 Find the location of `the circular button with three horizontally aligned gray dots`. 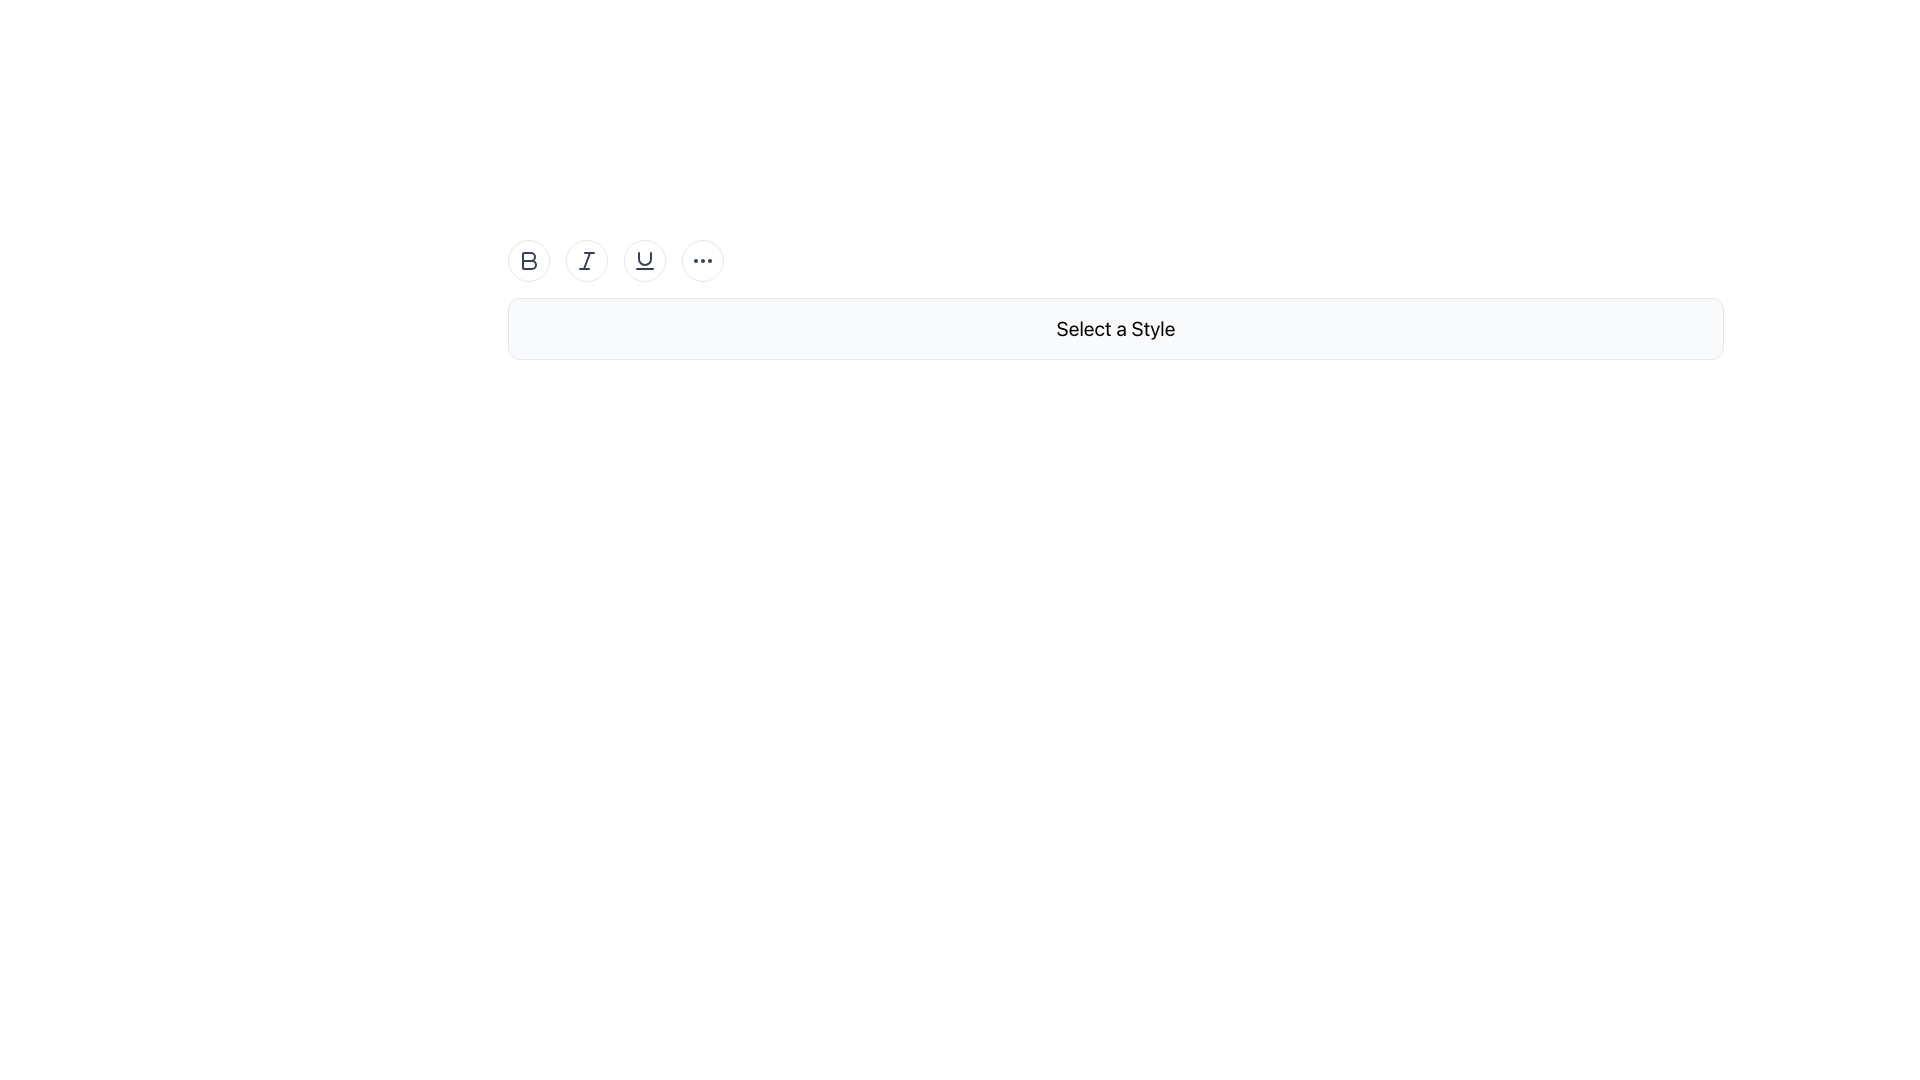

the circular button with three horizontally aligned gray dots is located at coordinates (702, 260).